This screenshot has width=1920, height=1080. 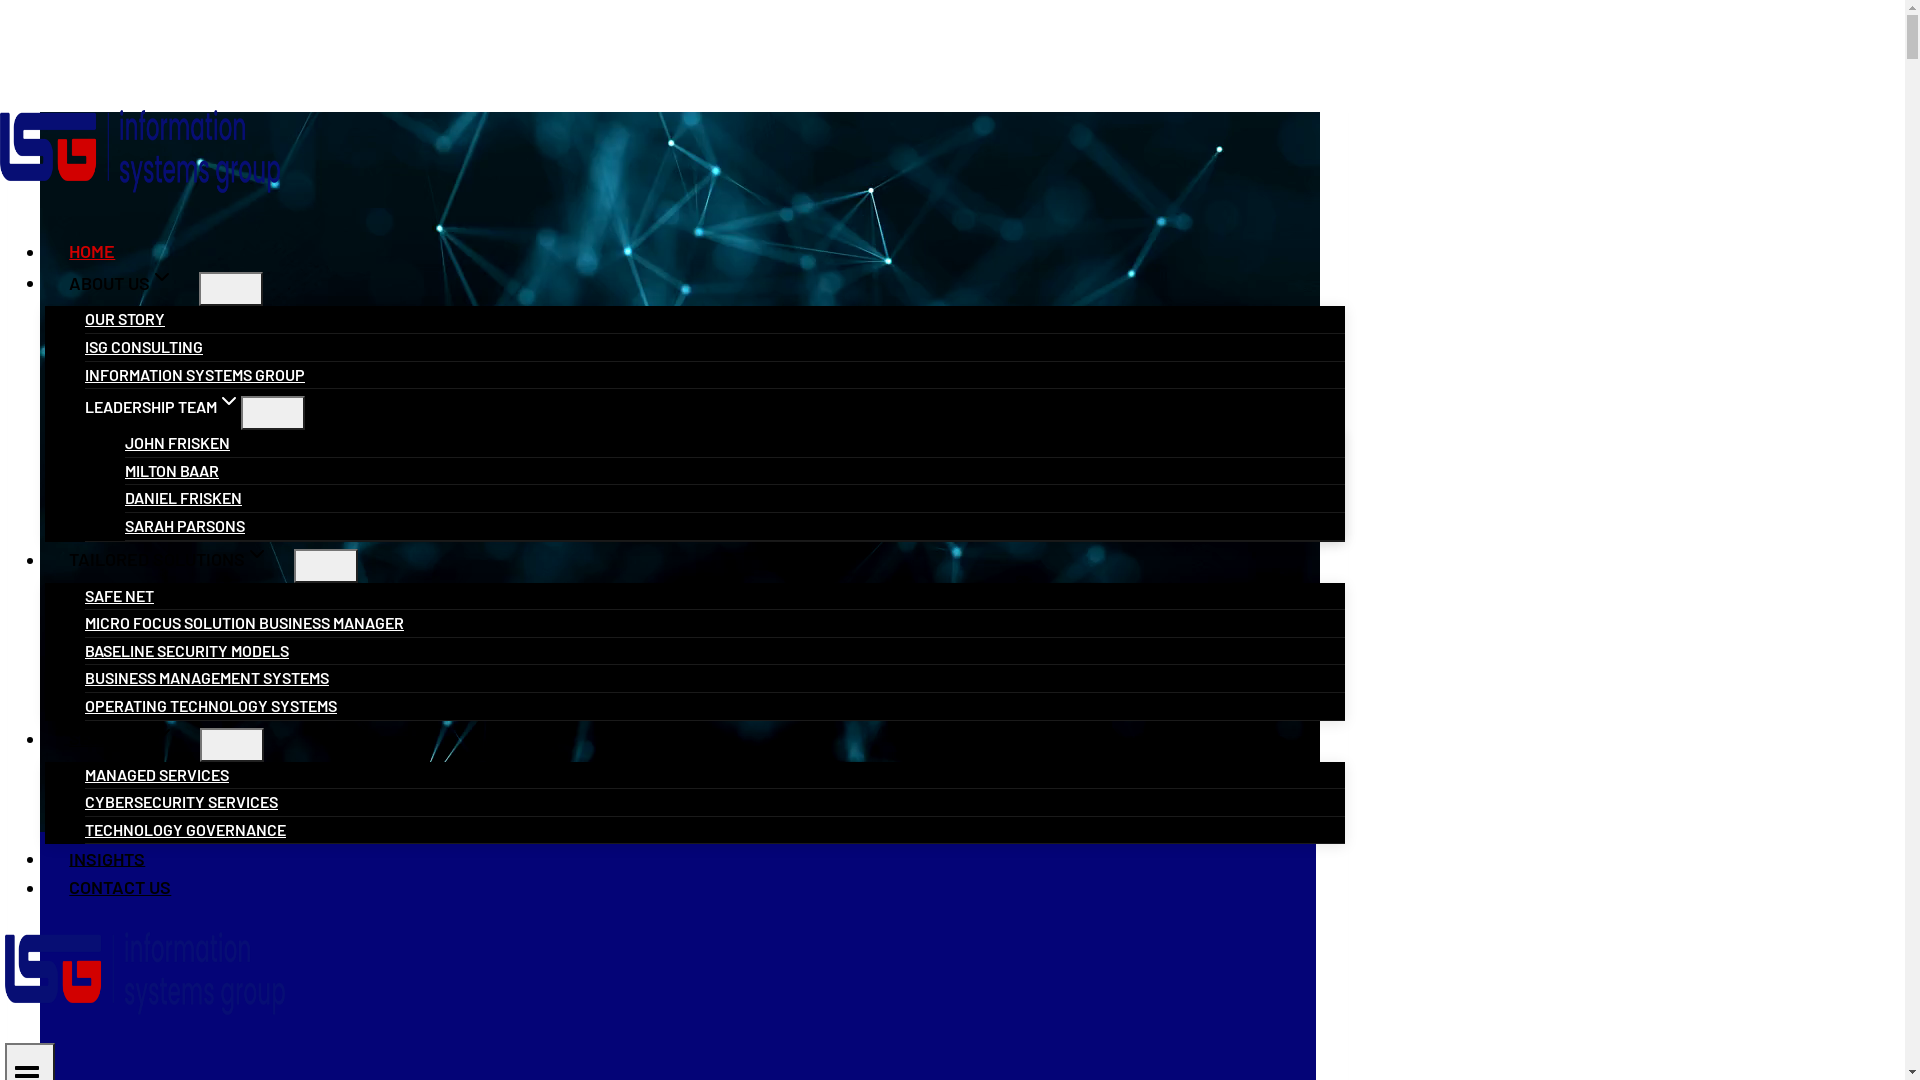 I want to click on 'ABOUT USEXPAND', so click(x=120, y=282).